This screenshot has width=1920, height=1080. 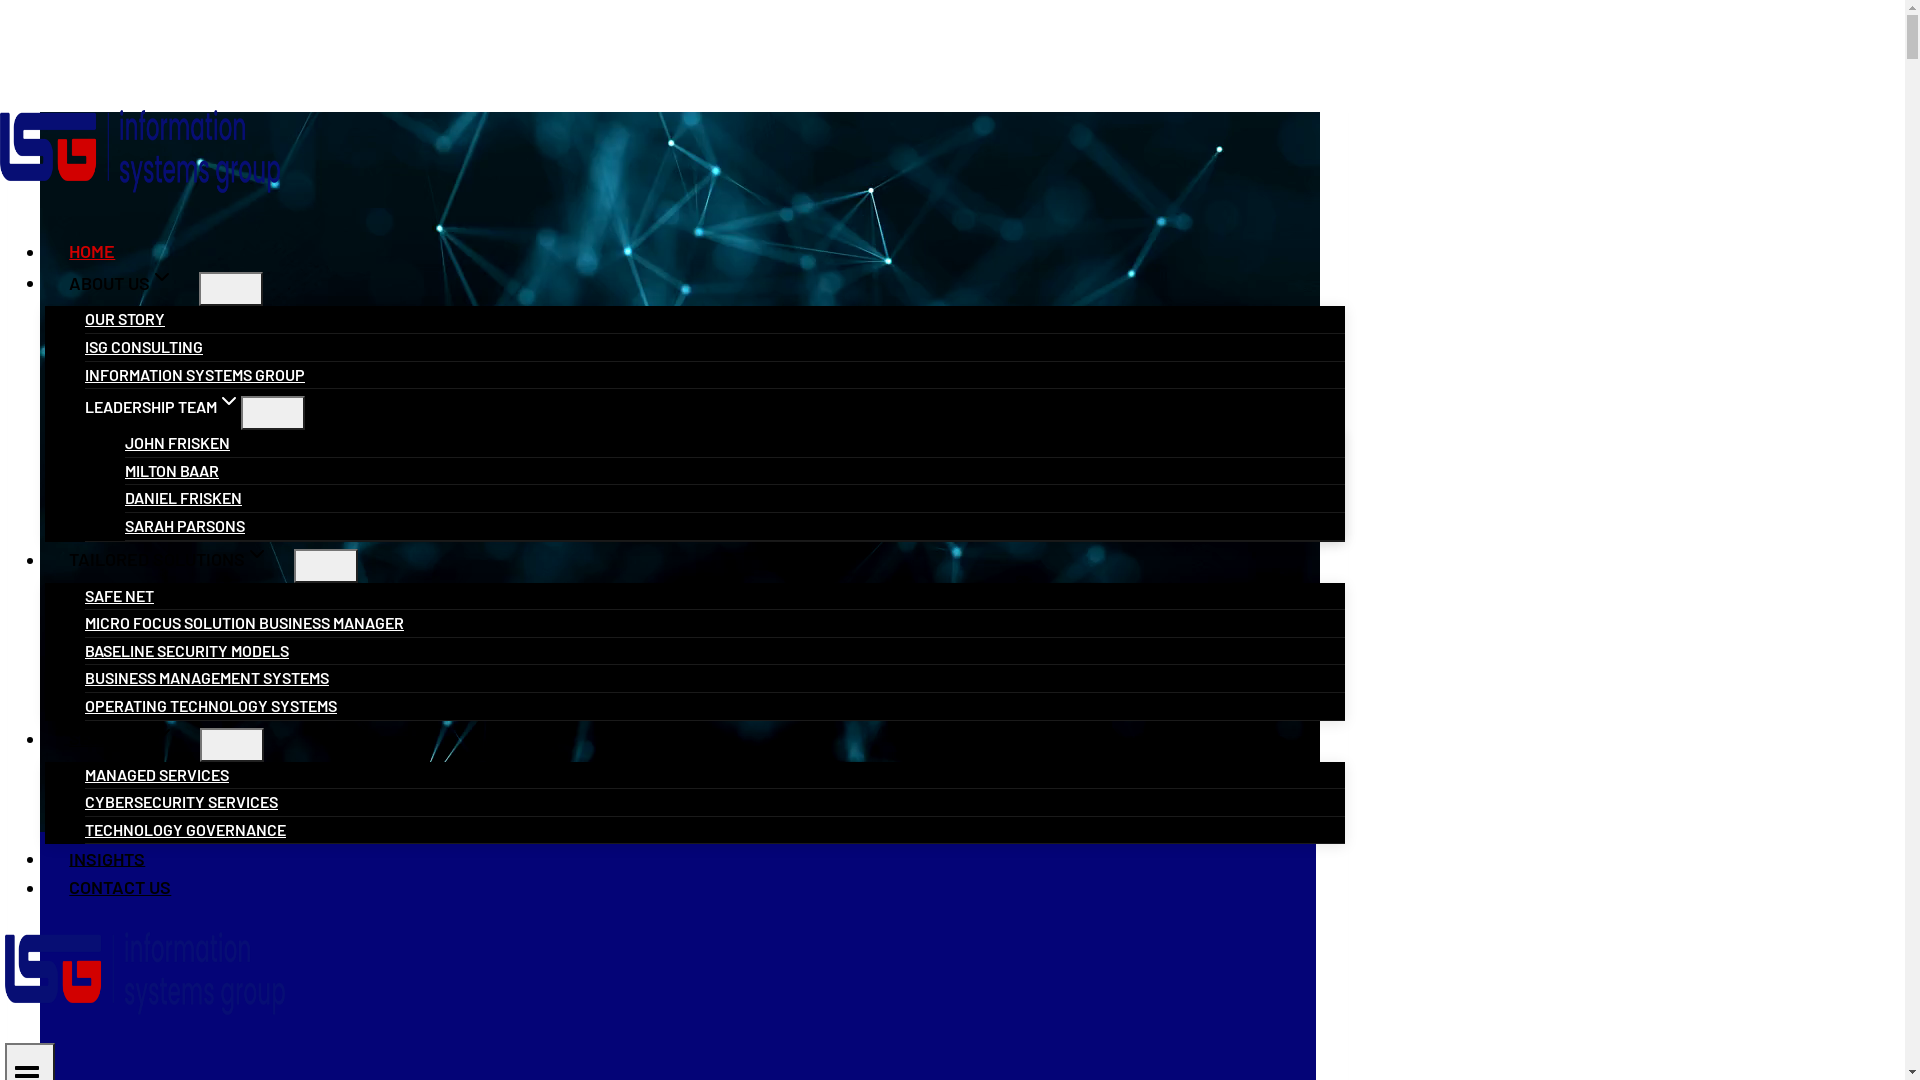 I want to click on 'ABOUT USEXPAND', so click(x=120, y=282).